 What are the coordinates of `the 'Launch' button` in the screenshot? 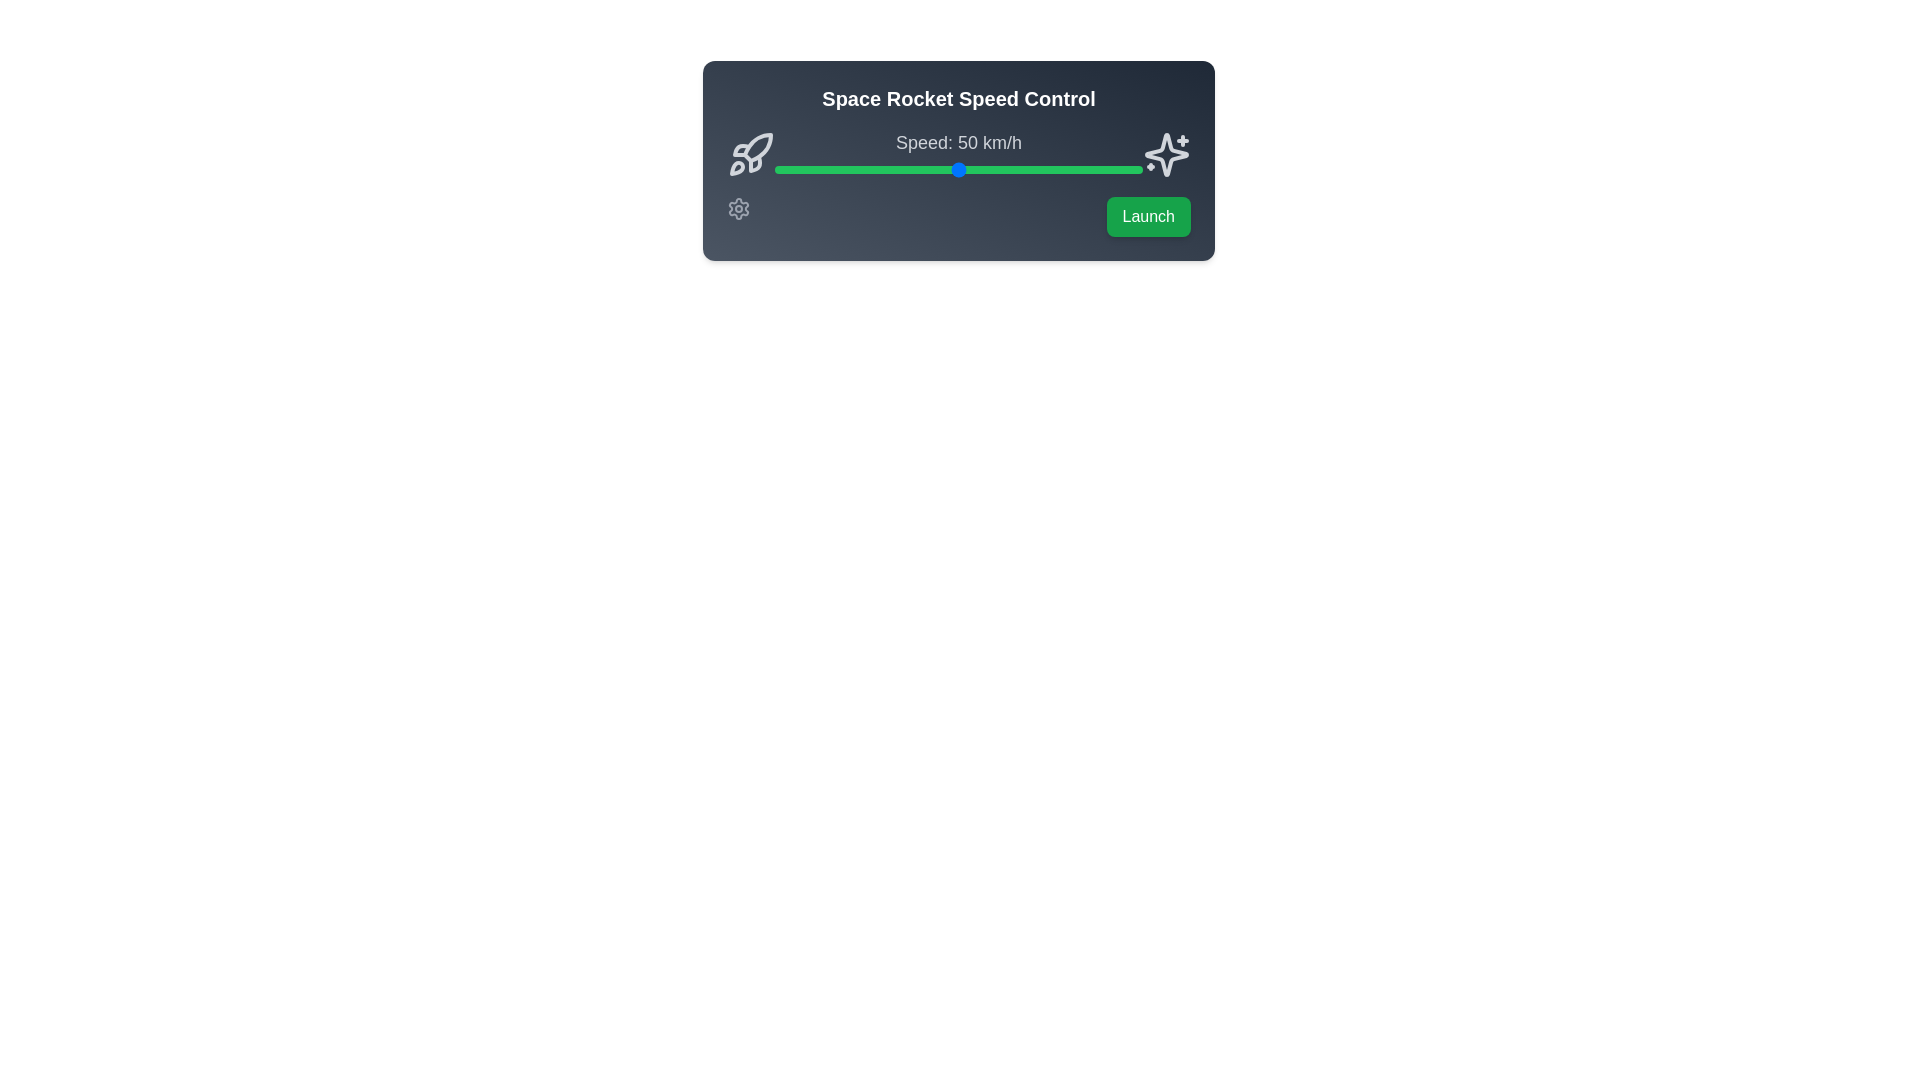 It's located at (1148, 216).